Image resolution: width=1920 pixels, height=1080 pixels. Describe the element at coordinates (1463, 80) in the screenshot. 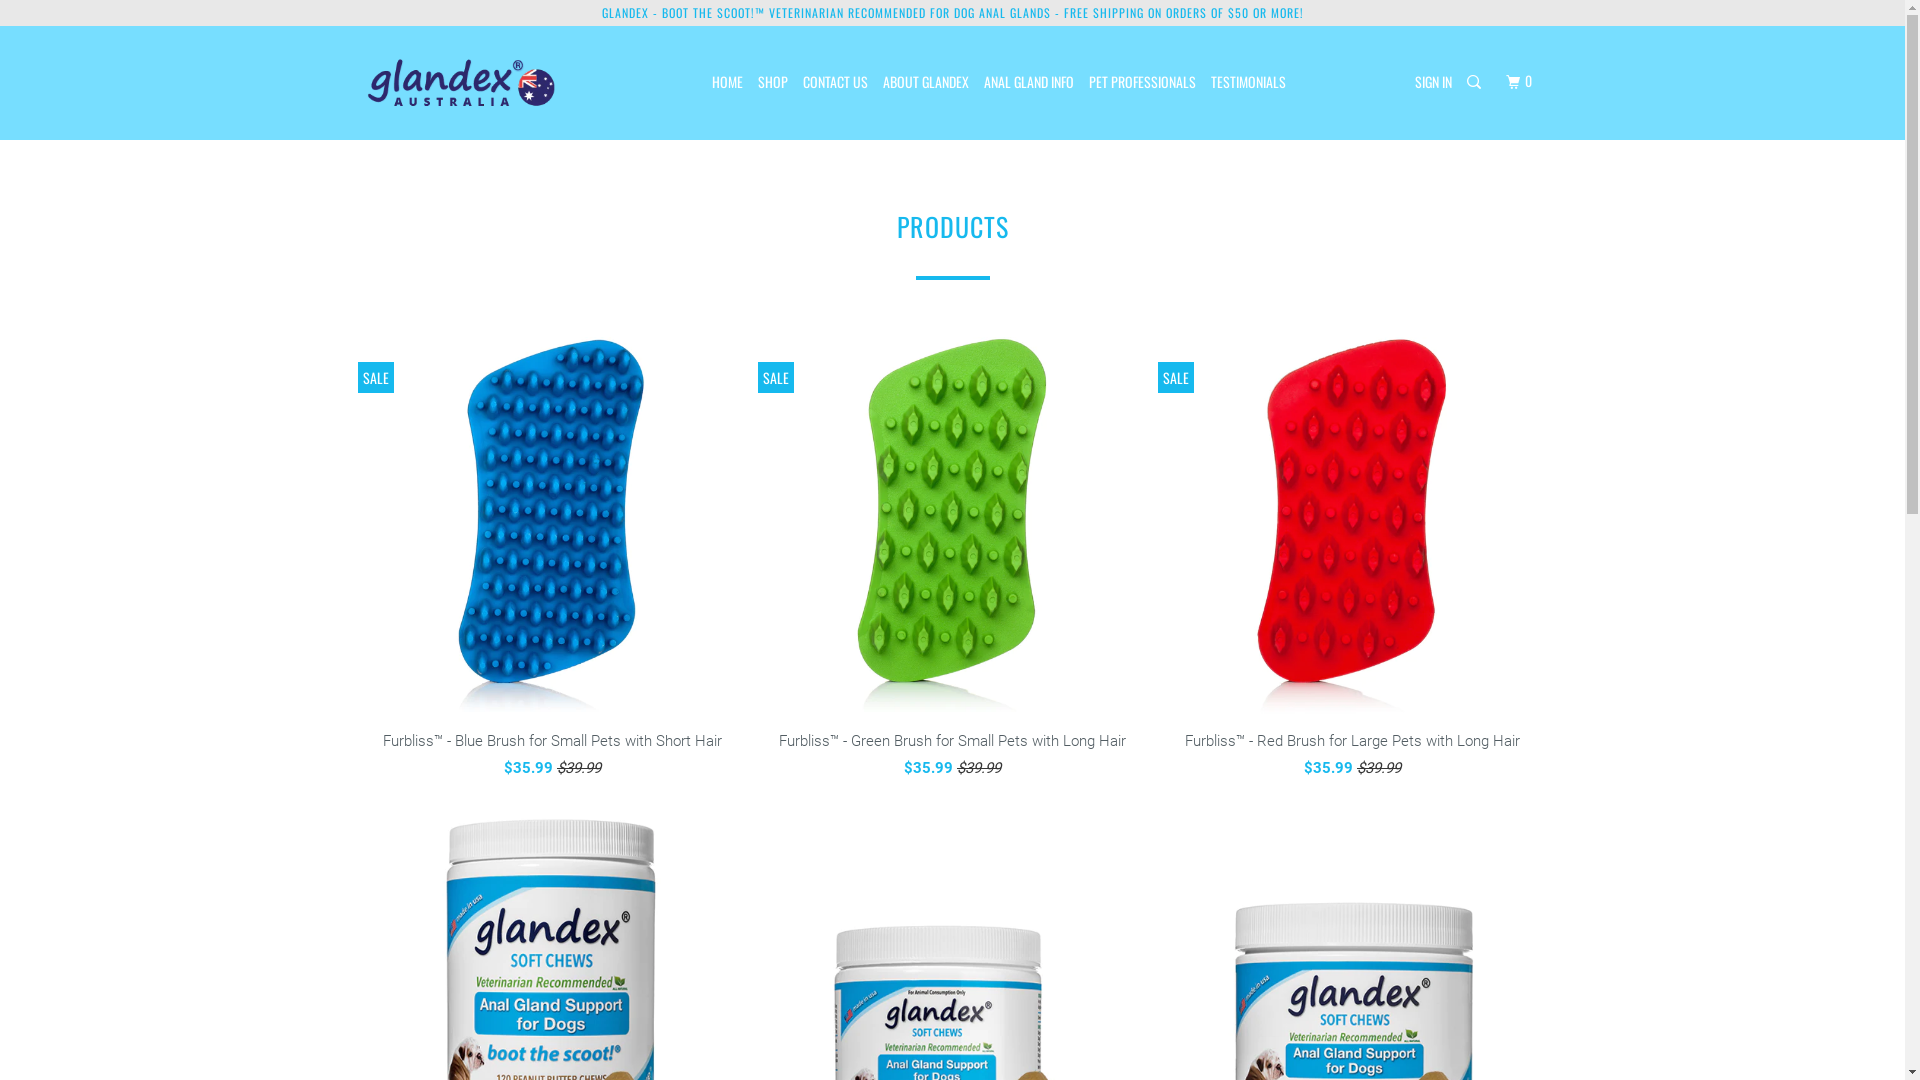

I see `'Search'` at that location.